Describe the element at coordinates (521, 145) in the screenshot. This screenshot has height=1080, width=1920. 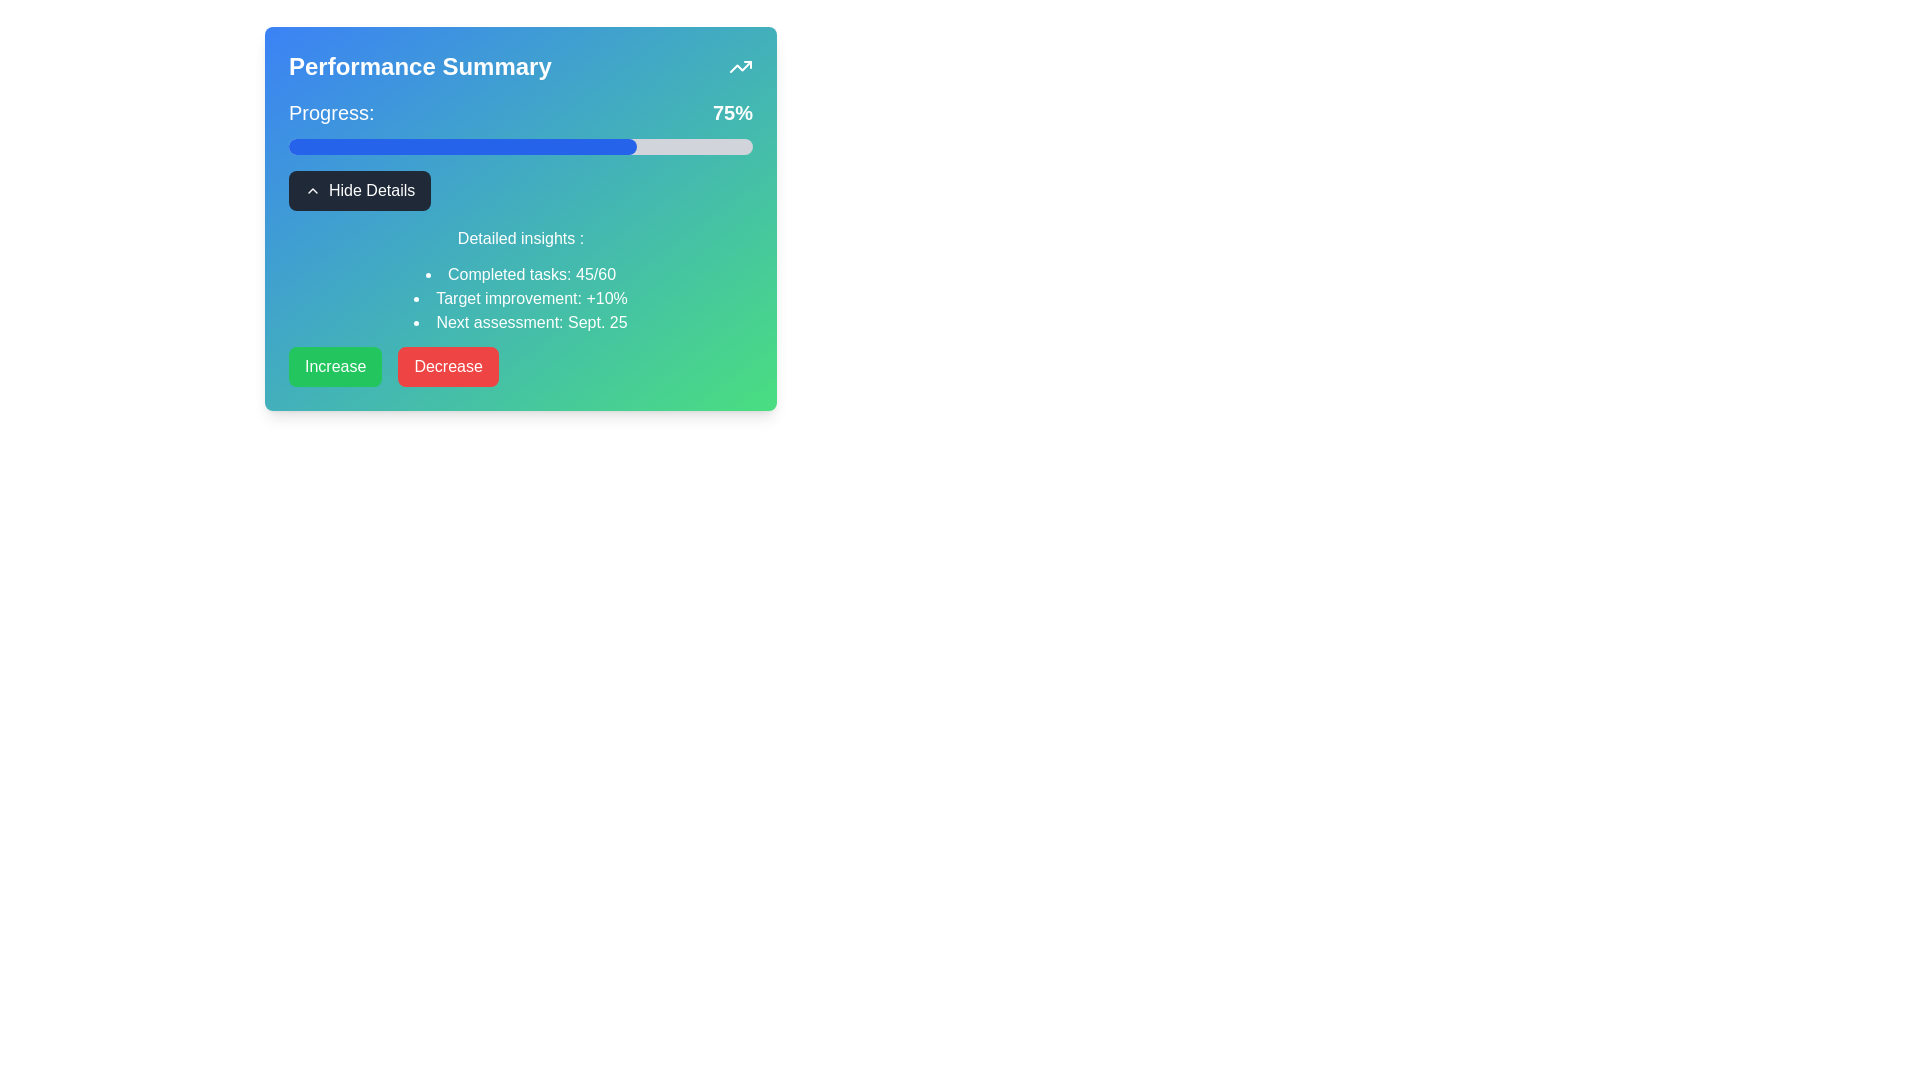
I see `the horizontal progress bar, which is styled with a light gray background and a blue filled section, located below the 'Progress: 75%' text within a gradient card` at that location.